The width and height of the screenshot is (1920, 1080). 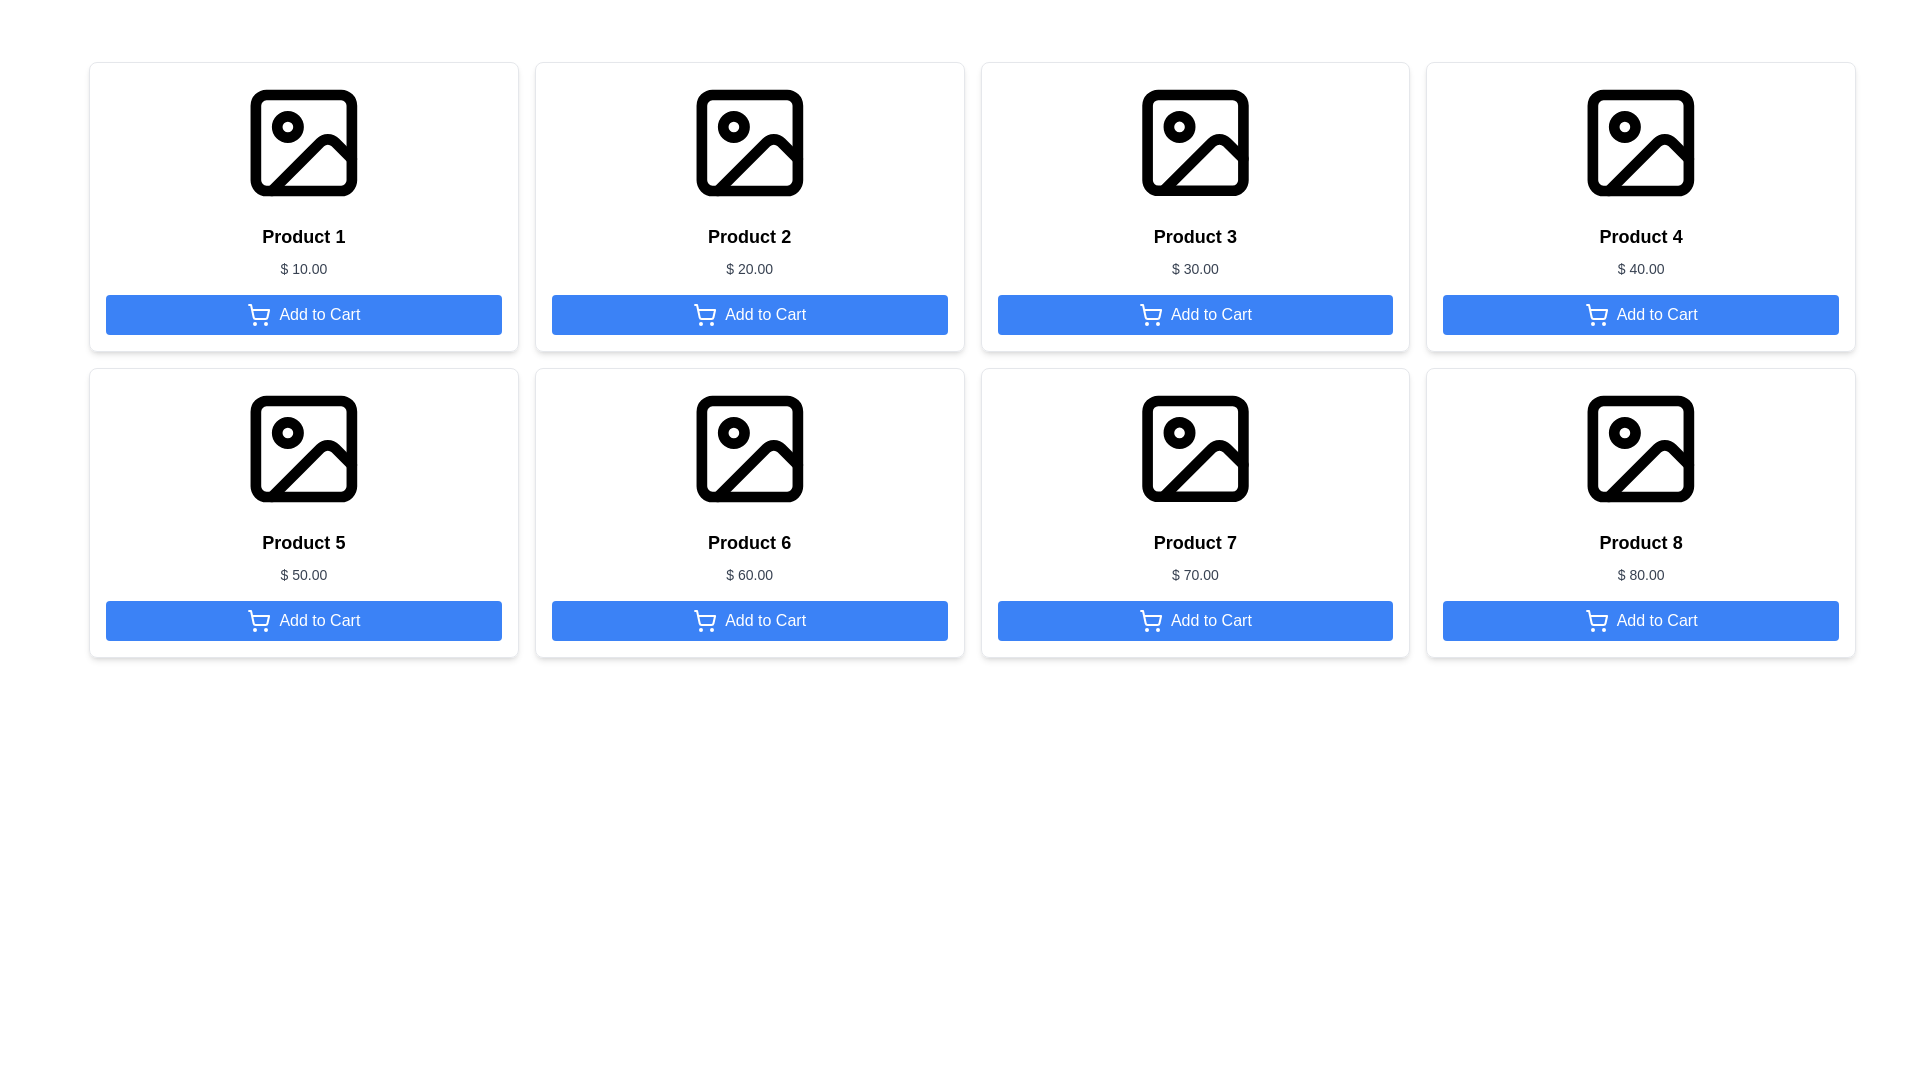 I want to click on the non-interactive graphical component located in the top-left corner of the landscape image within the 'Product 2' card in the grid layout, so click(x=732, y=127).